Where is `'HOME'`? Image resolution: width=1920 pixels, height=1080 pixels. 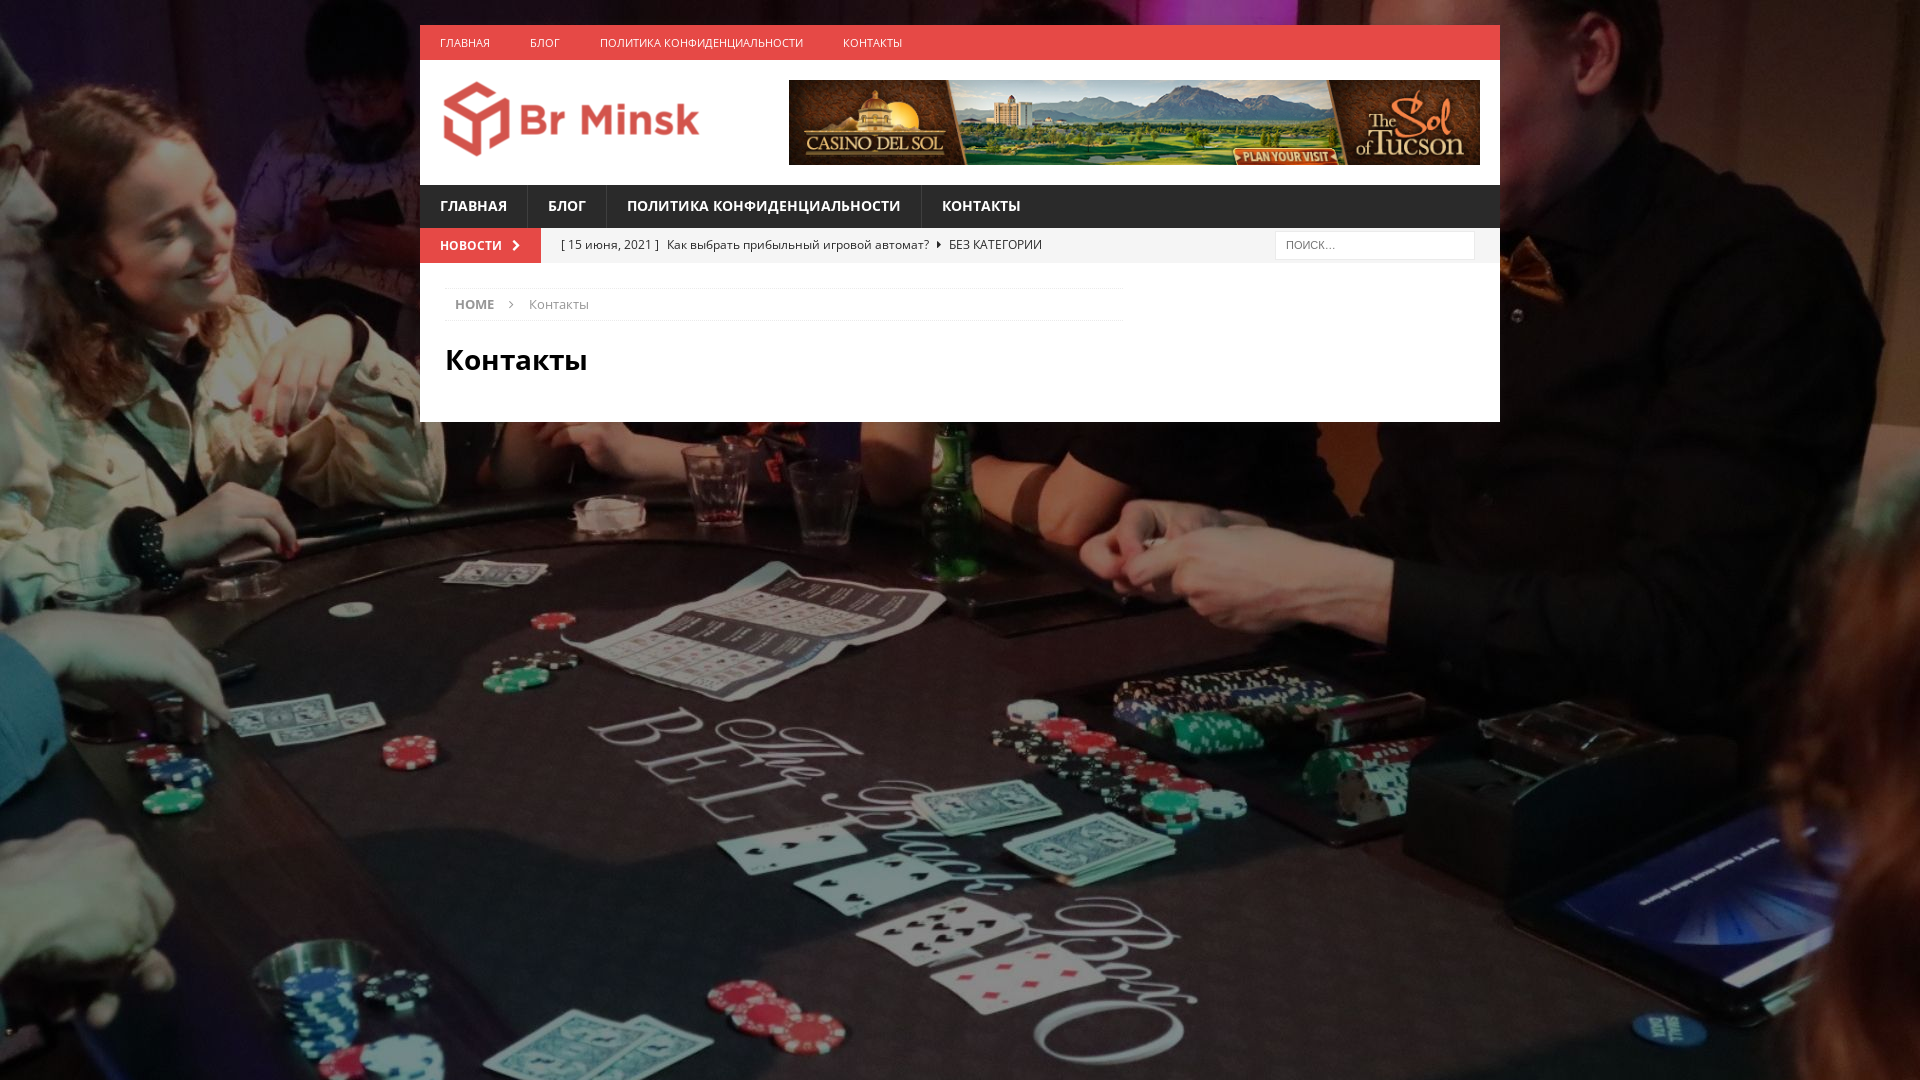 'HOME' is located at coordinates (473, 304).